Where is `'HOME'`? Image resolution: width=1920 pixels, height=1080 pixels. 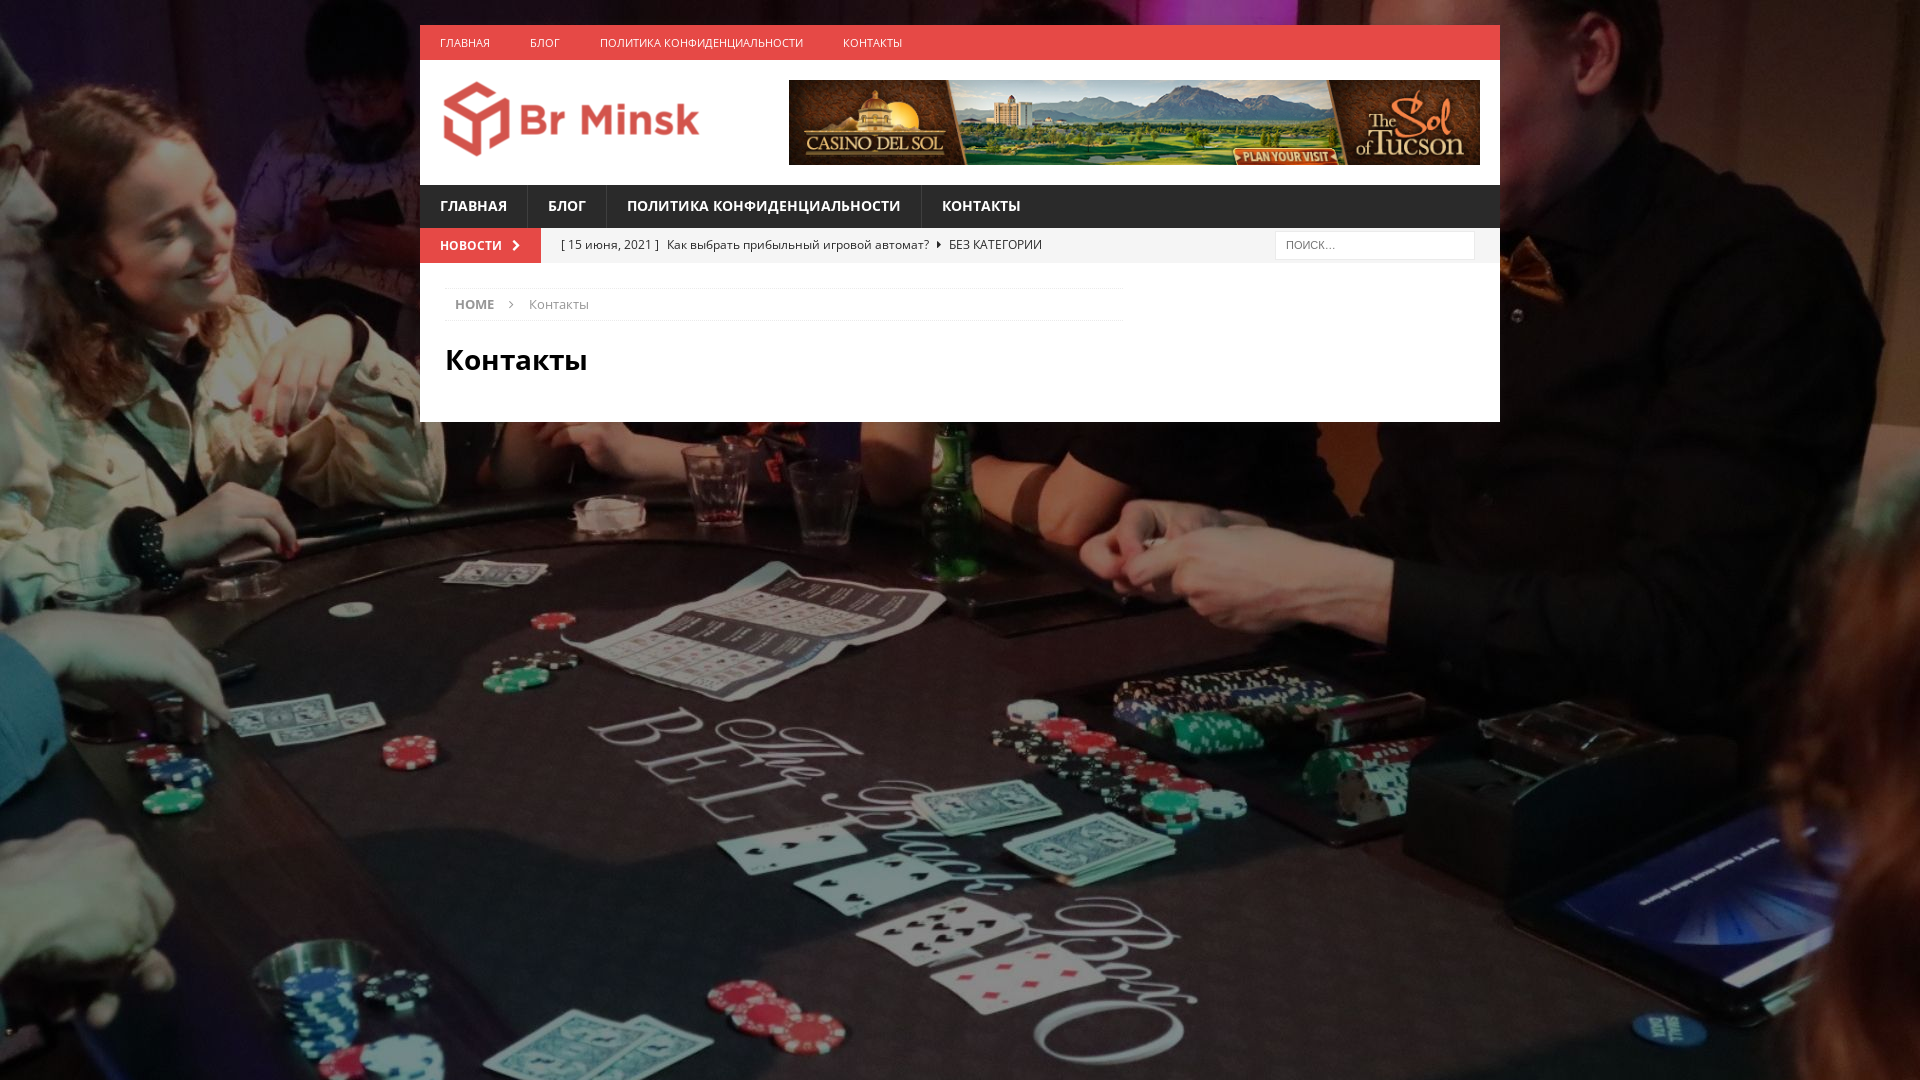 'HOME' is located at coordinates (473, 304).